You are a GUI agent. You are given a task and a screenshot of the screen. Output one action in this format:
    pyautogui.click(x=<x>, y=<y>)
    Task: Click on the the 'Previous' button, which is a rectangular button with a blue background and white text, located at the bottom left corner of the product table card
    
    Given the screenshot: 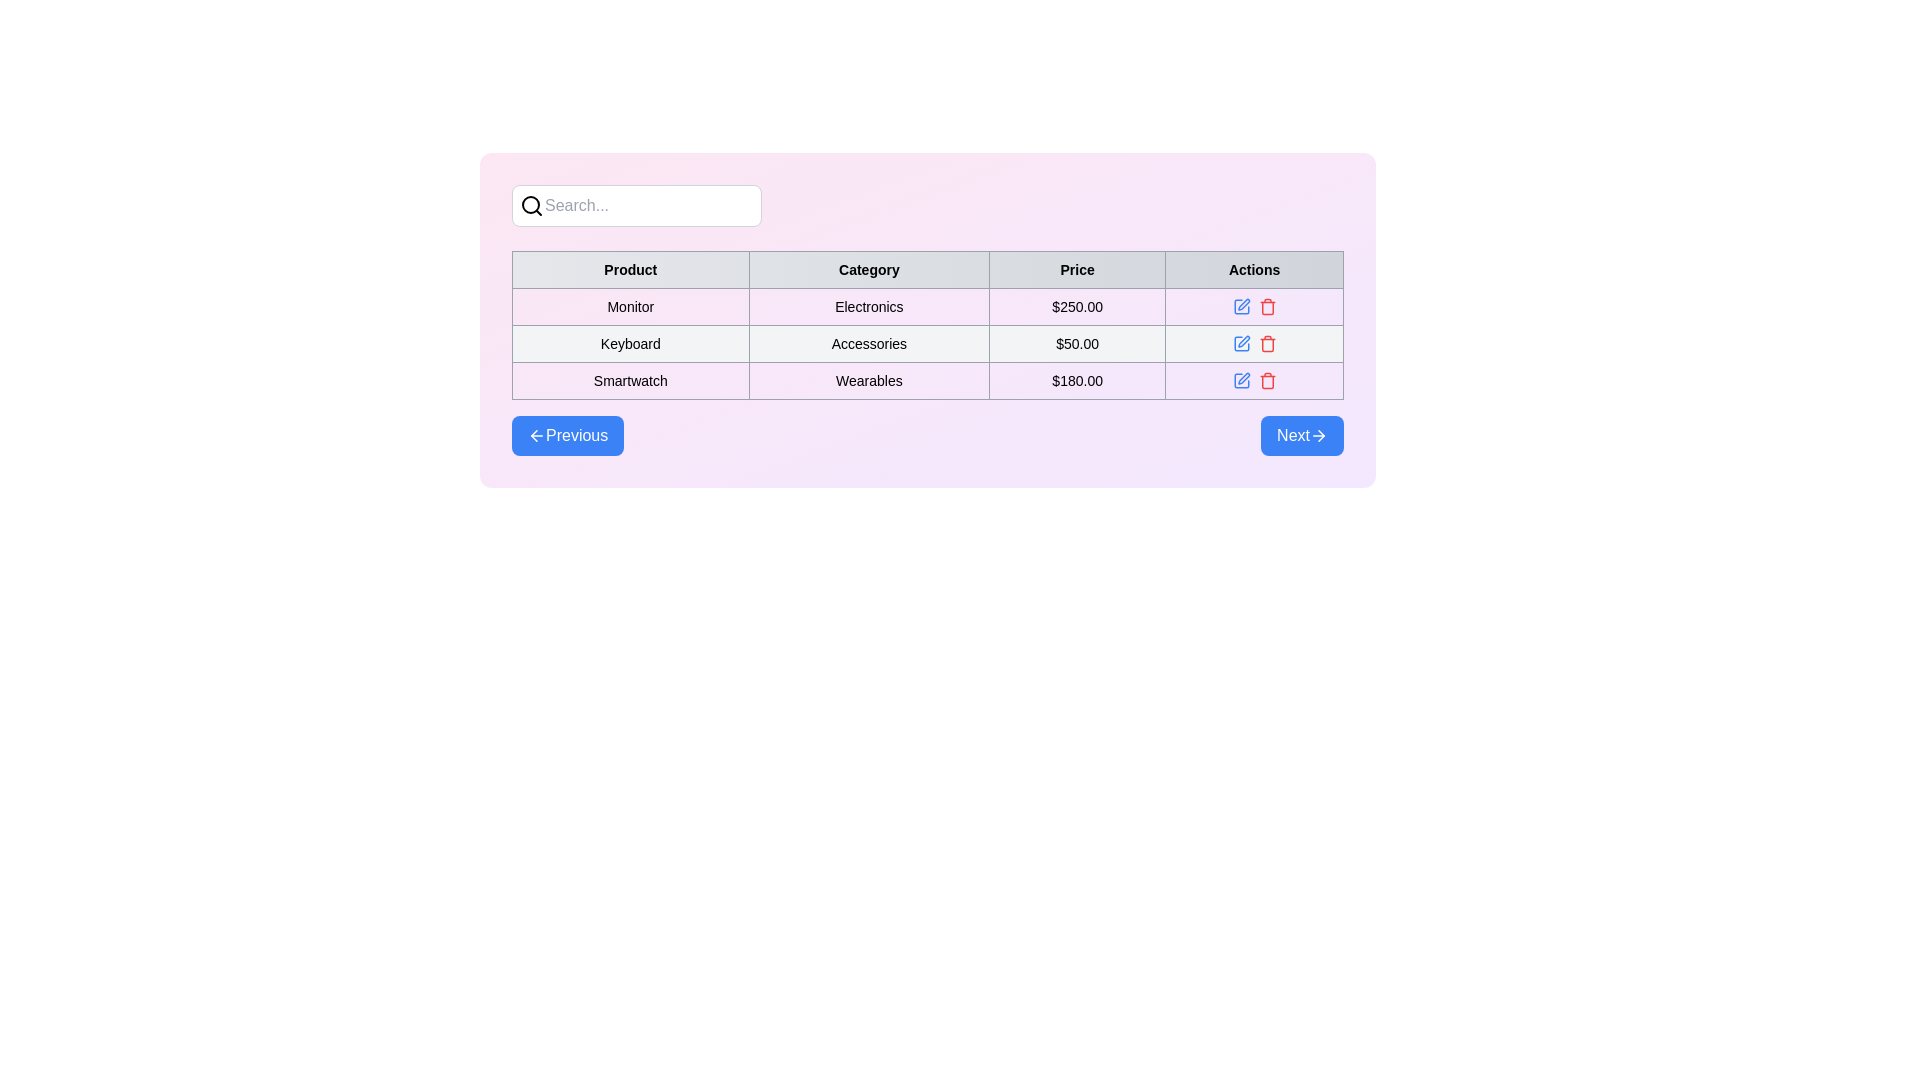 What is the action you would take?
    pyautogui.click(x=567, y=434)
    